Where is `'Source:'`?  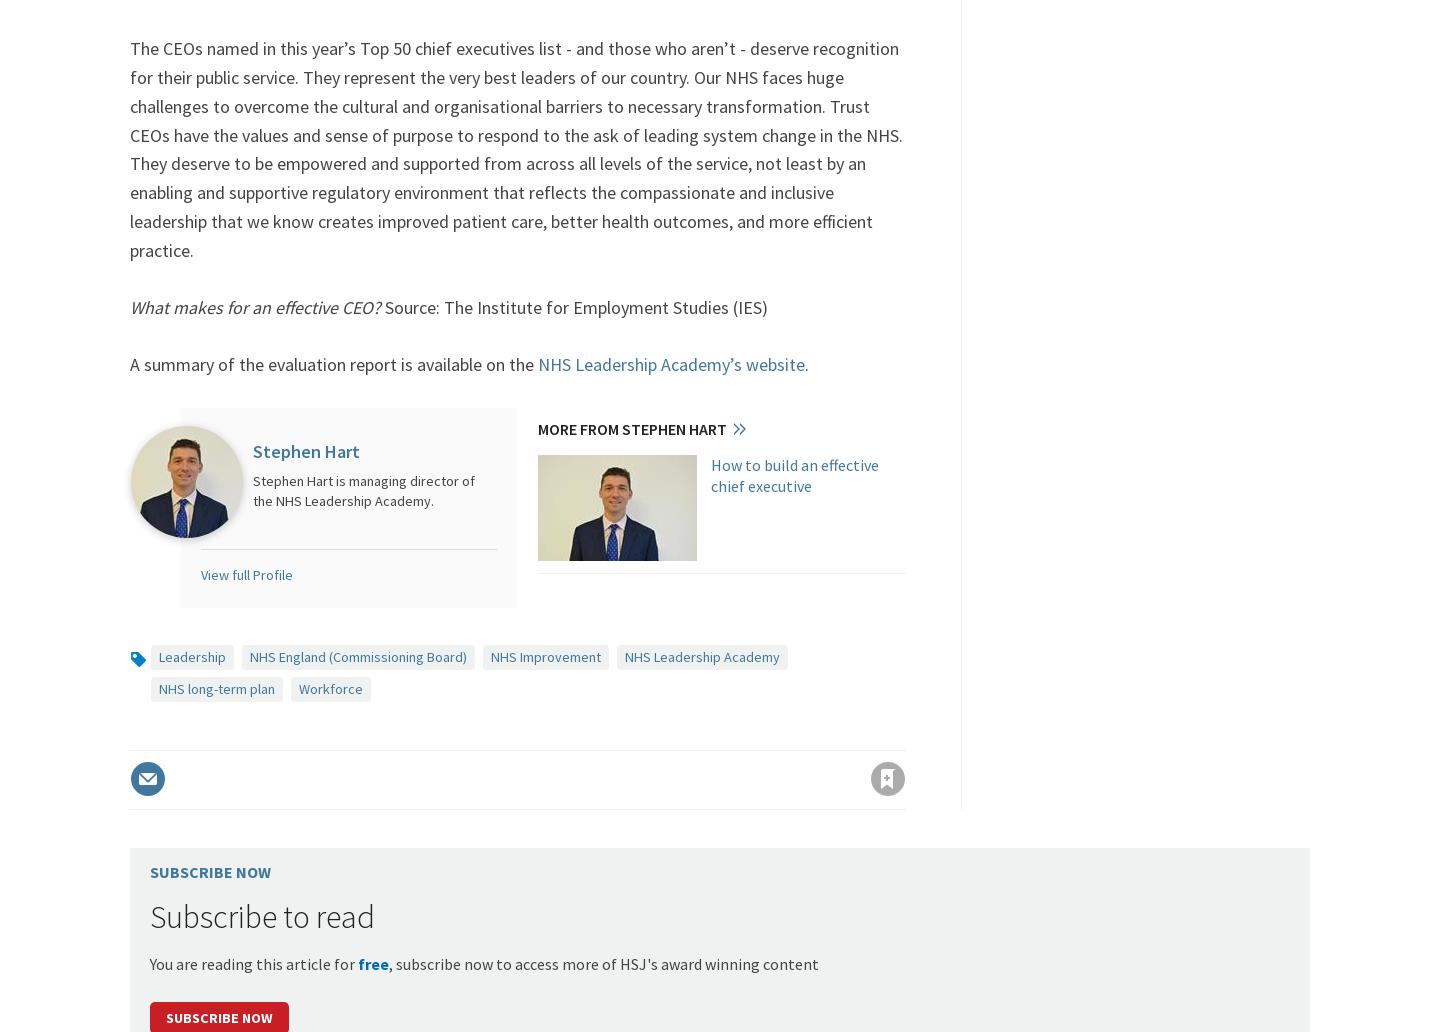
'Source:' is located at coordinates (411, 306).